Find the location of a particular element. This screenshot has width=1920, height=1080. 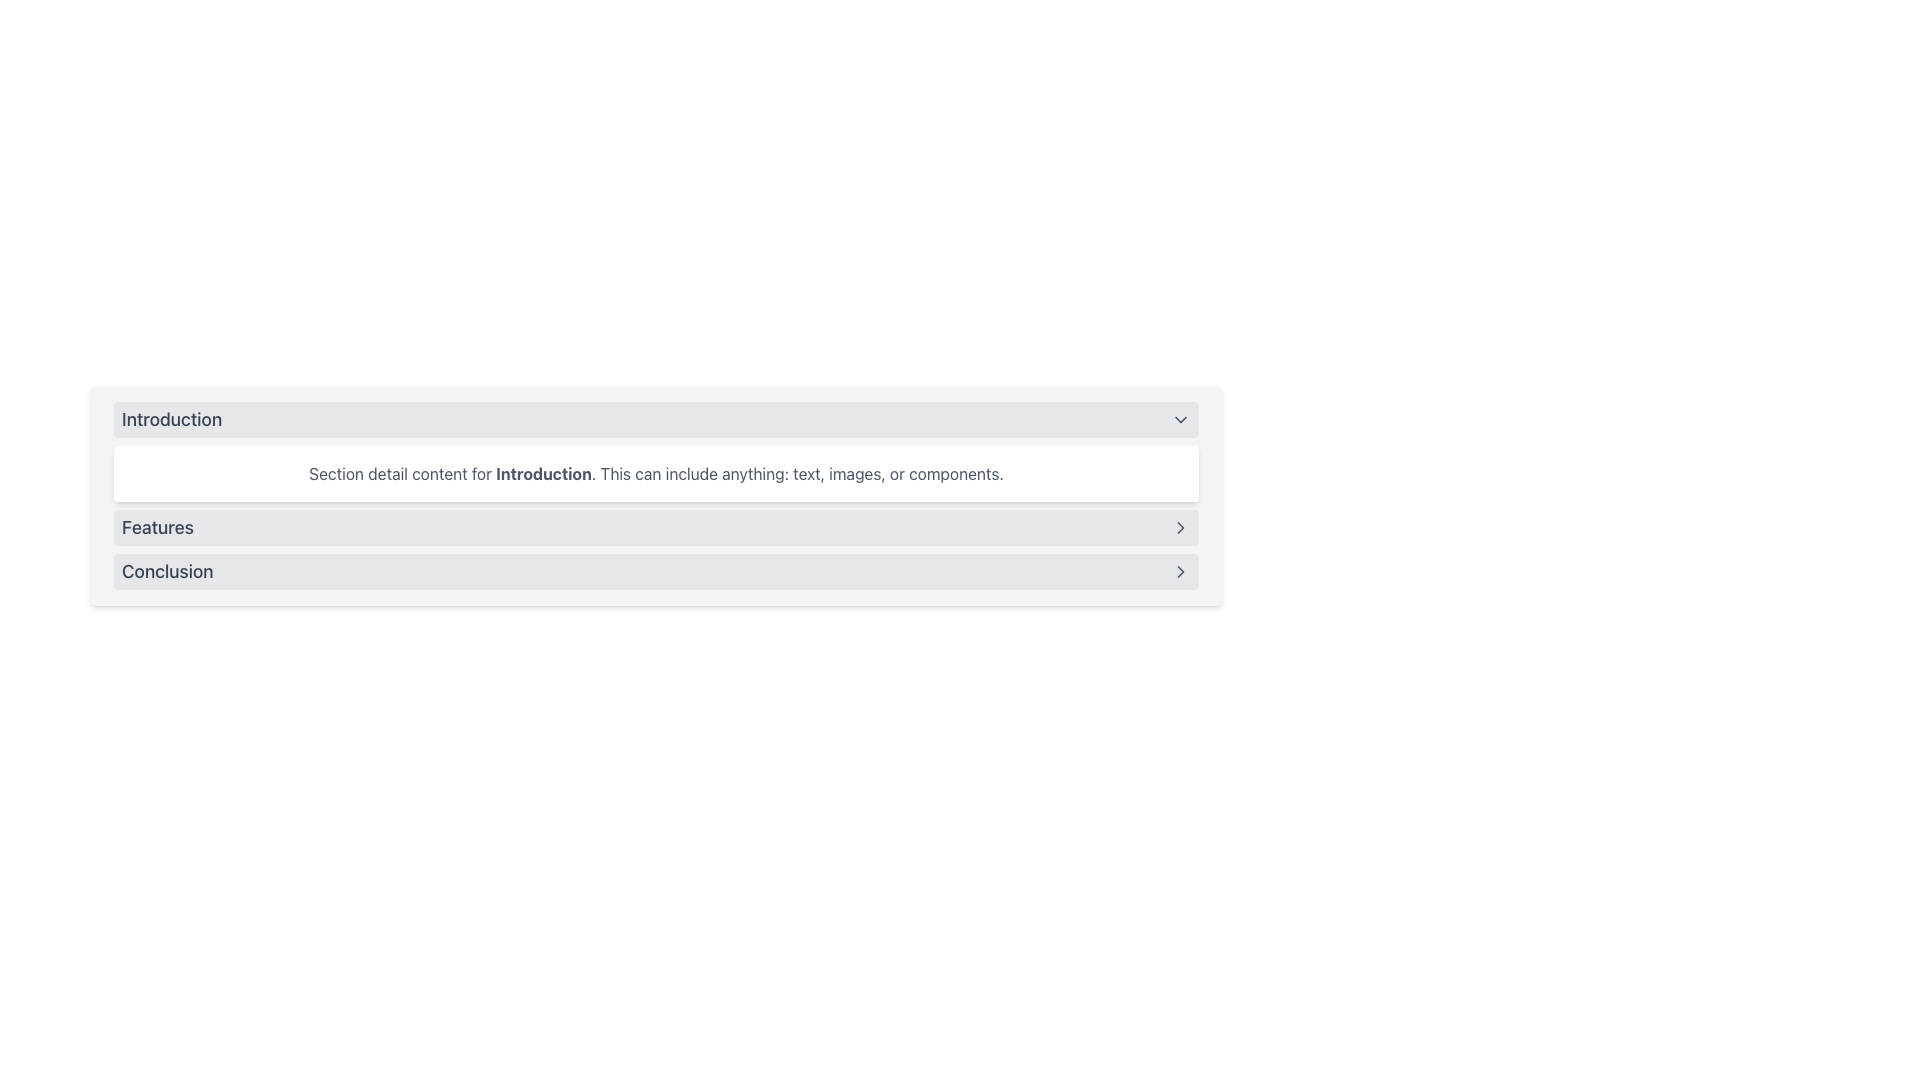

the toggle icon located at the far right side of the 'Introduction' section header is located at coordinates (1180, 419).